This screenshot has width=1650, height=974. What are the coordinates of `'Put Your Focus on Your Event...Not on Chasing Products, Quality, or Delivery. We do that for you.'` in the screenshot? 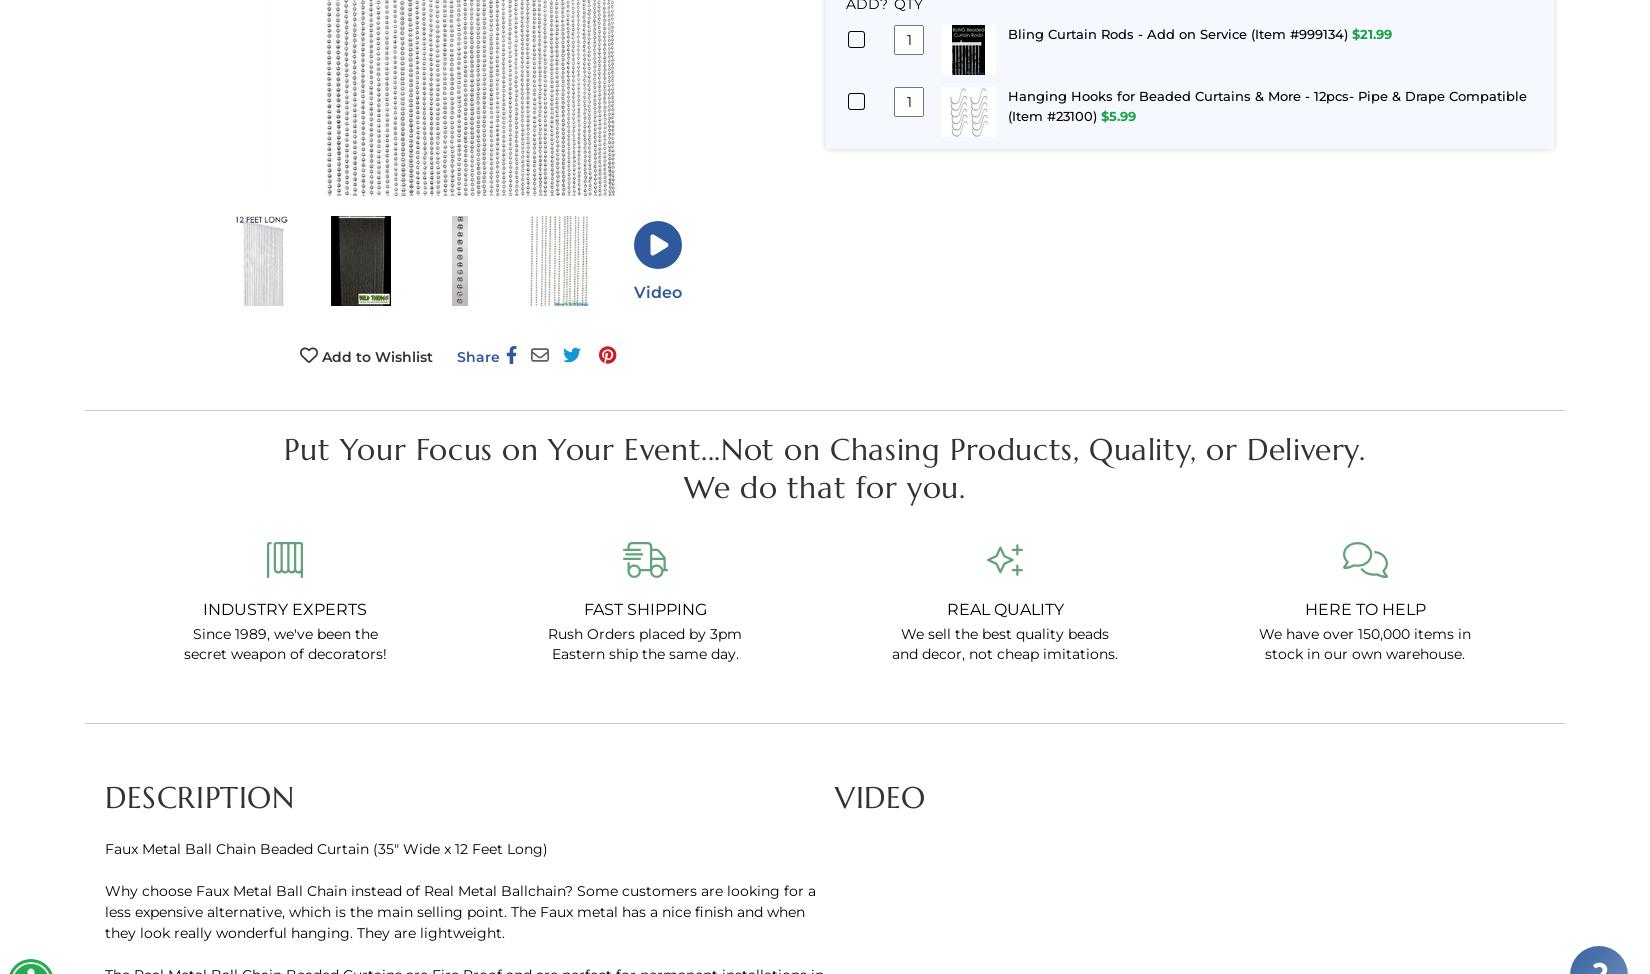 It's located at (823, 466).